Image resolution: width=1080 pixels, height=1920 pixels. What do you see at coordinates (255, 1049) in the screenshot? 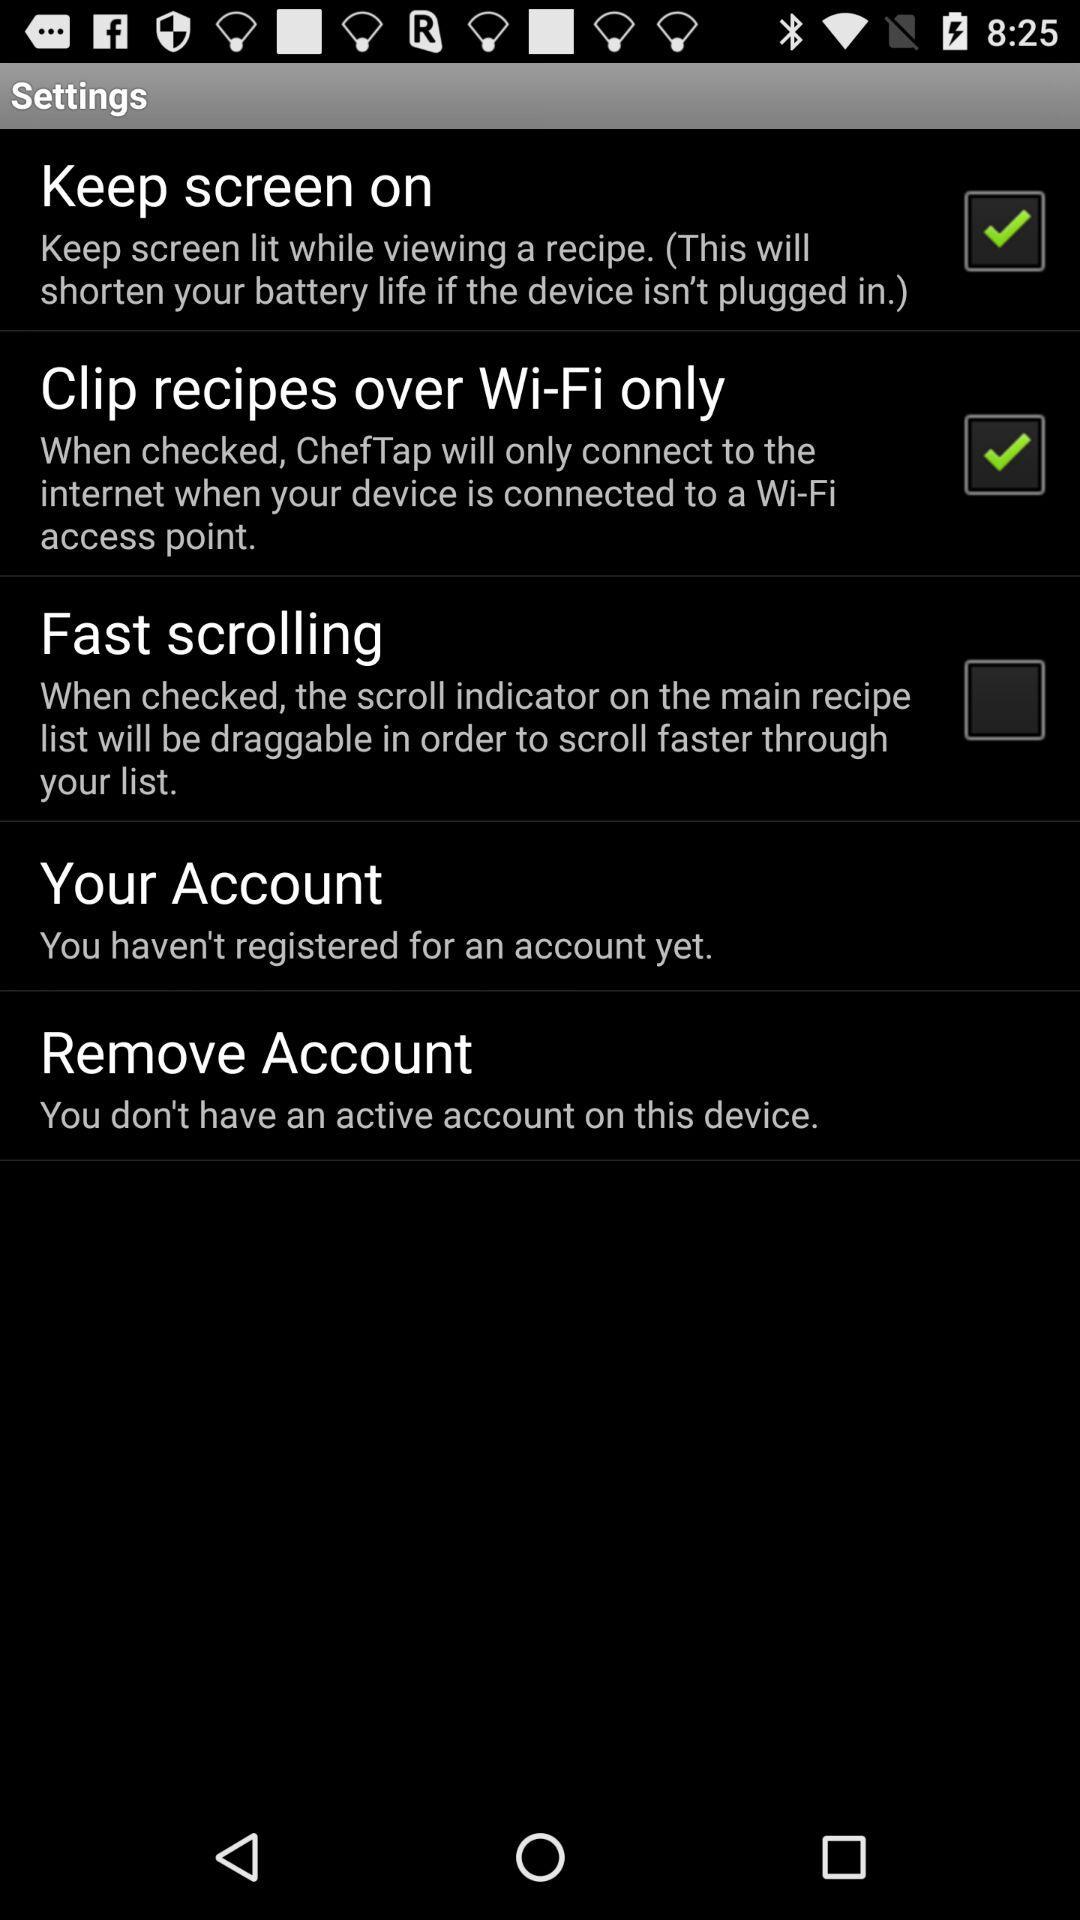
I see `icon above you don t app` at bounding box center [255, 1049].